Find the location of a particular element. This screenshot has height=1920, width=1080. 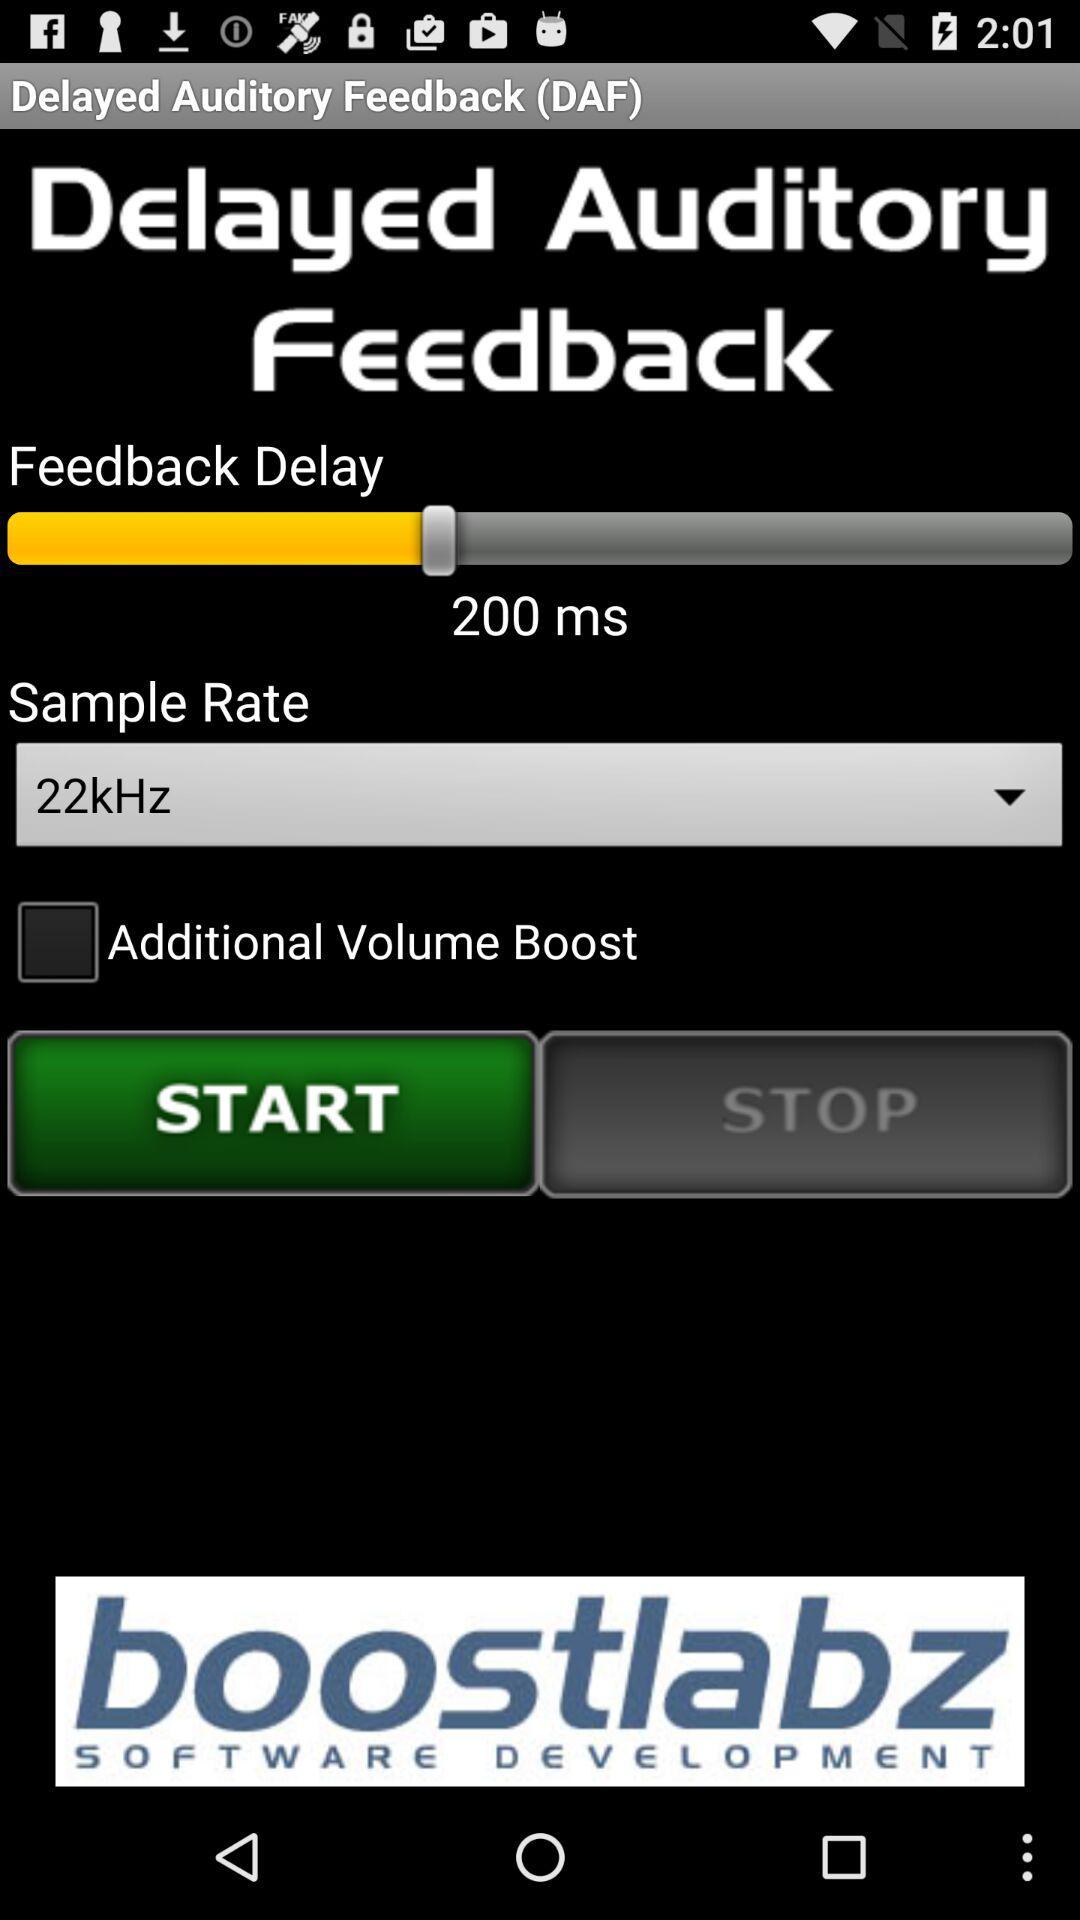

item below the additional volume boost icon is located at coordinates (273, 1112).